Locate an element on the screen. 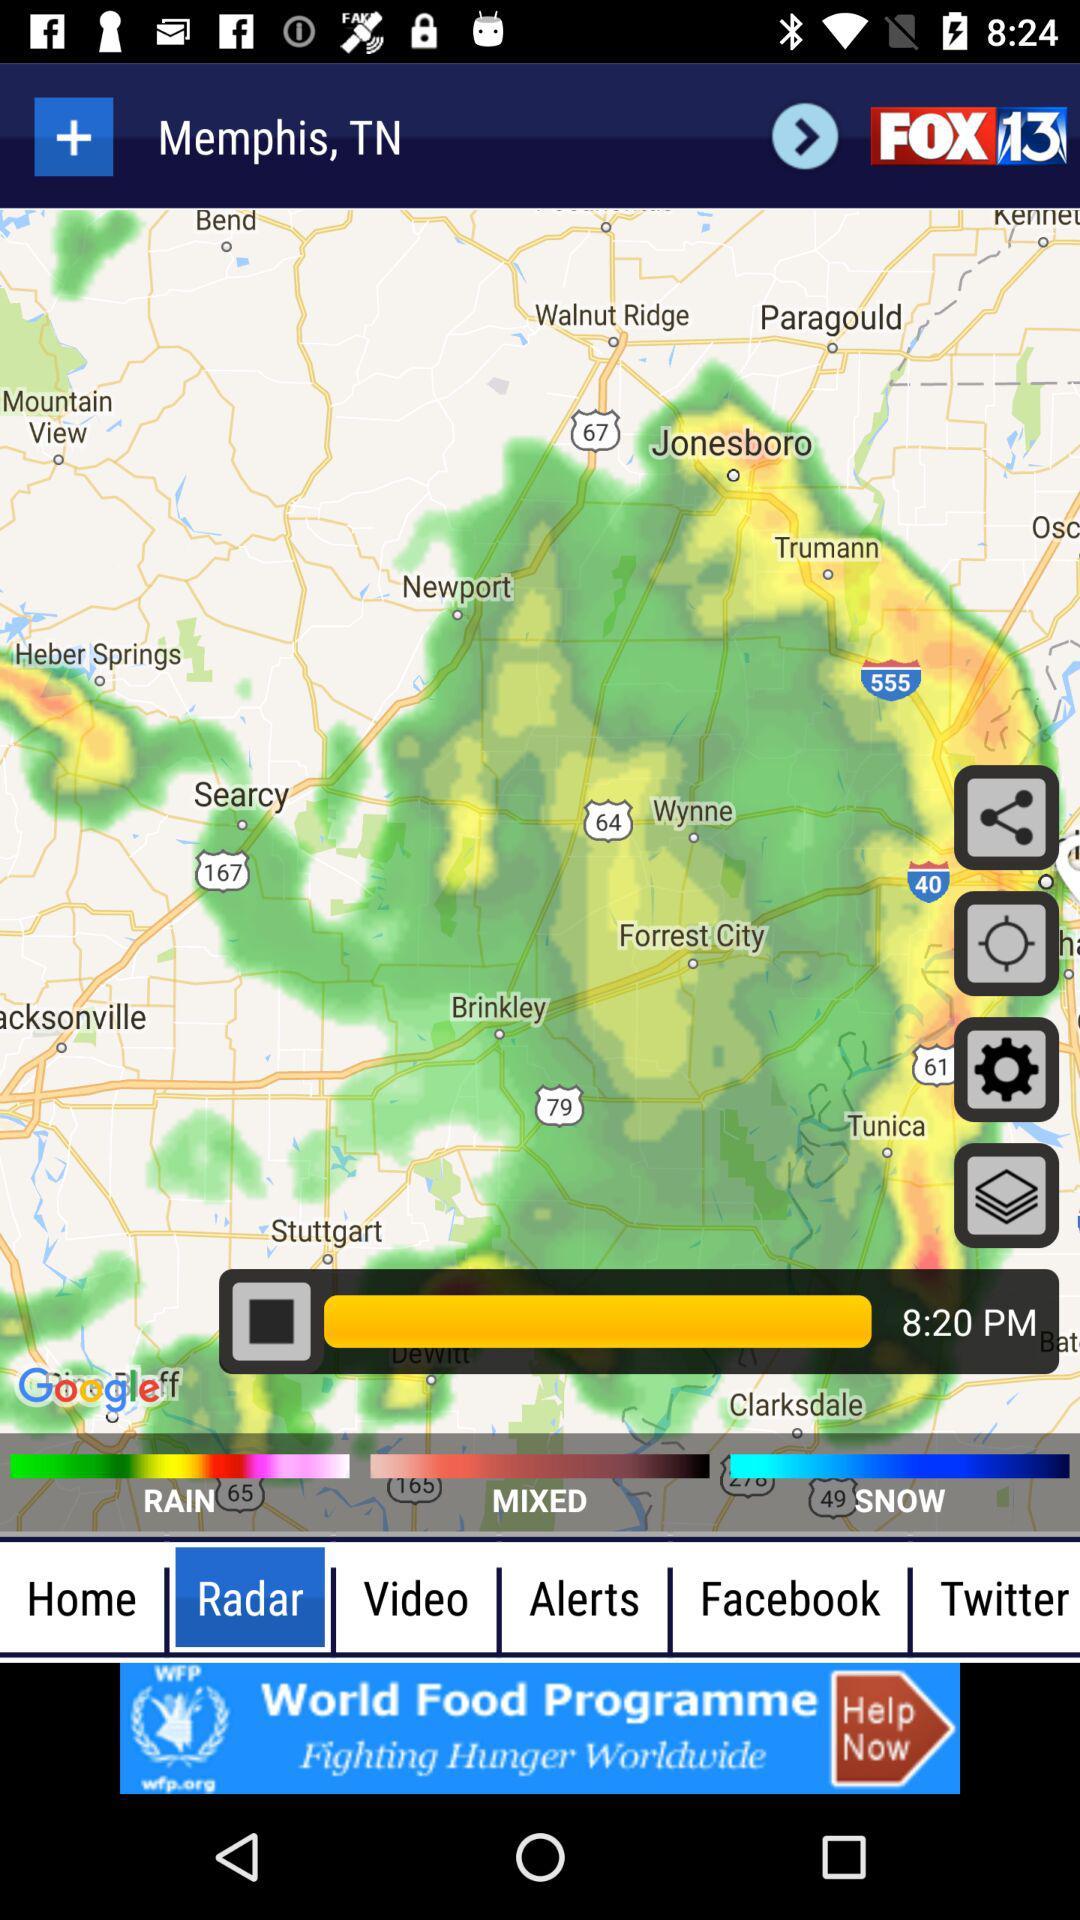  more items is located at coordinates (72, 135).